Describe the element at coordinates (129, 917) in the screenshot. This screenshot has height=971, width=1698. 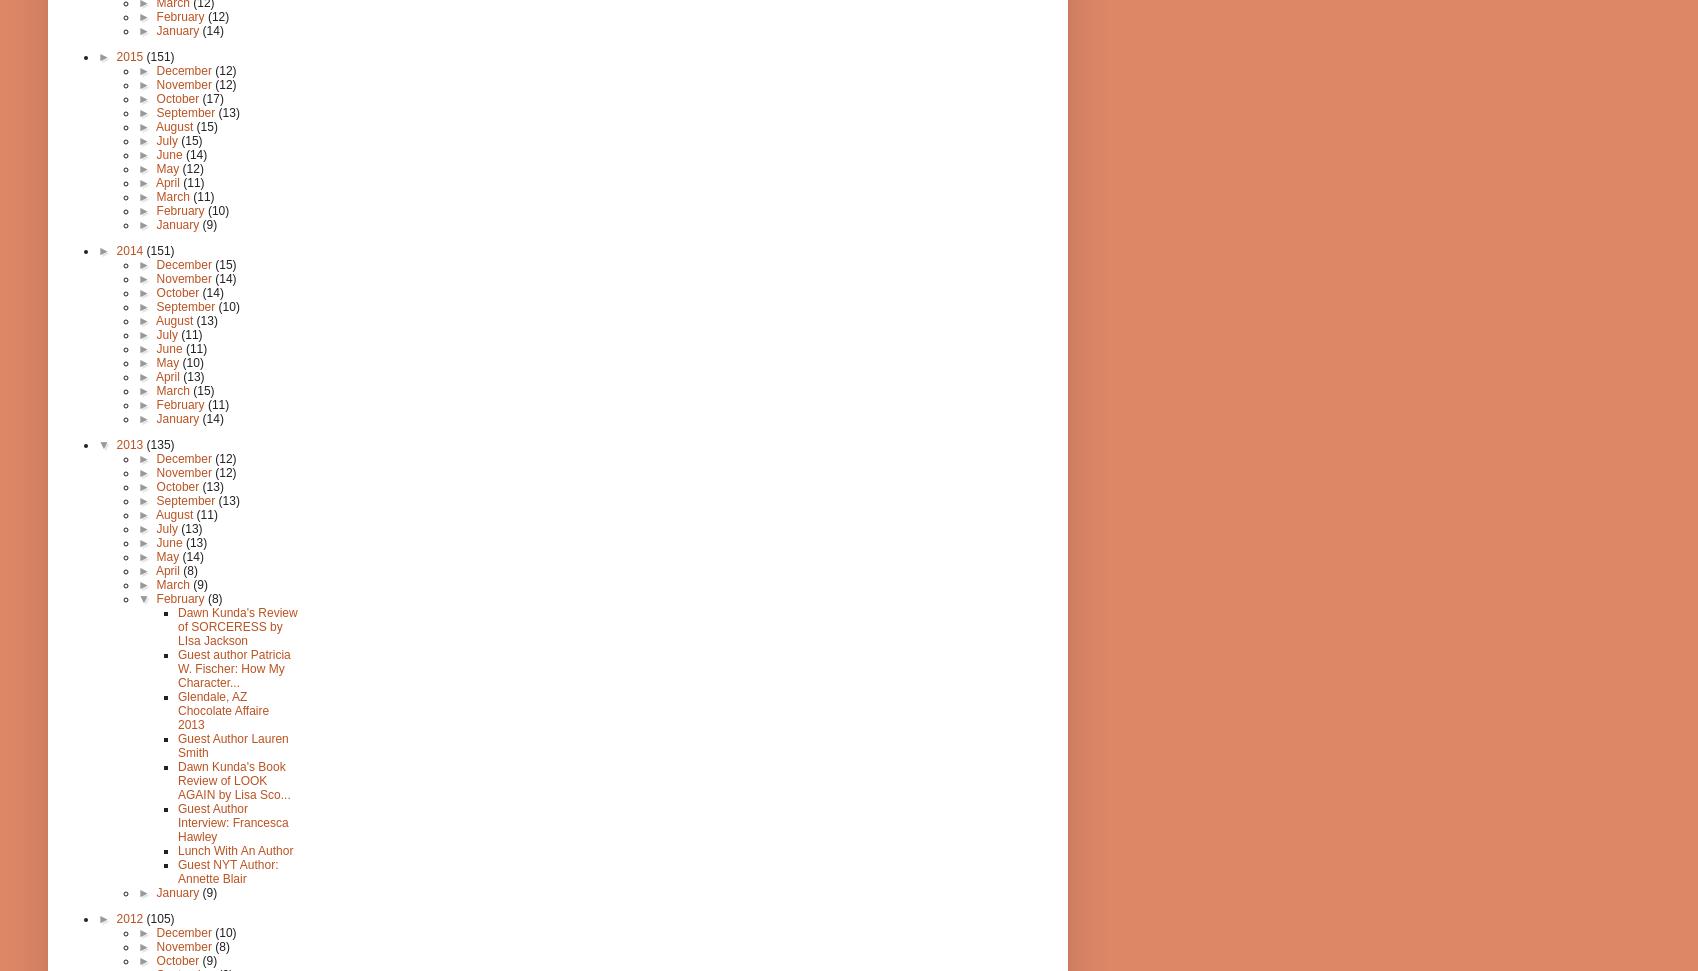
I see `'2012'` at that location.